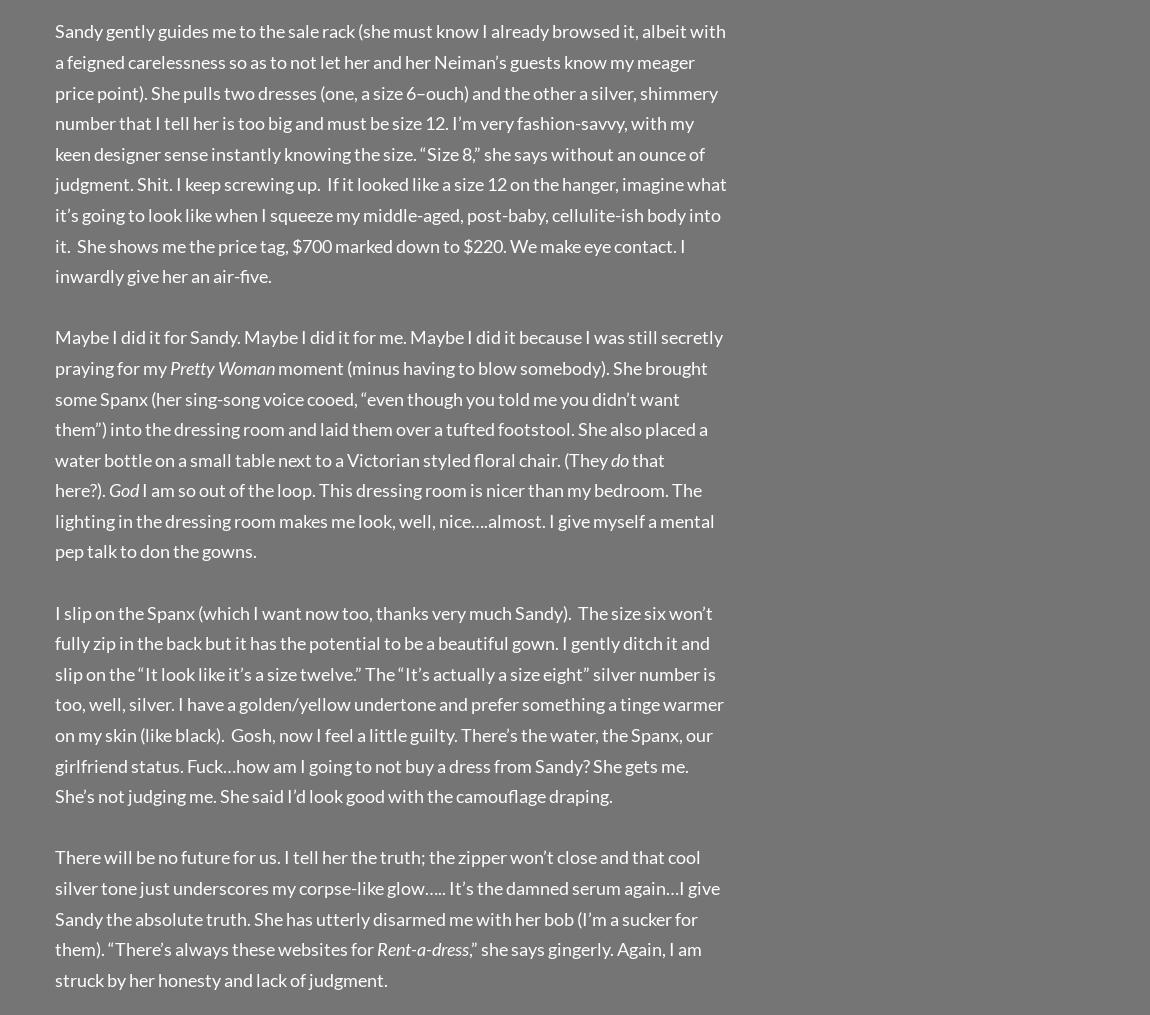 This screenshot has height=1015, width=1150. Describe the element at coordinates (389, 704) in the screenshot. I see `'I slip on the Spanx (which I want now too, thanks very much Sandy).  The size six won’t fully zip in the back but it has the potential to be a beautiful gown. I gently ditch it and slip on the “It look like it’s a size twelve.” The “It’s actually a size eight” silver number is too, well, silver. I have a golden/yellow undertone and prefer something a tinge warmer on my skin (like black).  Gosh, now I feel a little guilty. There’s the water, the Spanx, our girlfriend status. Fuck…how am I going to not buy a dress from Sandy? She gets me. She’s not judging me. She said I’d look good with the camouflage draping.'` at that location.